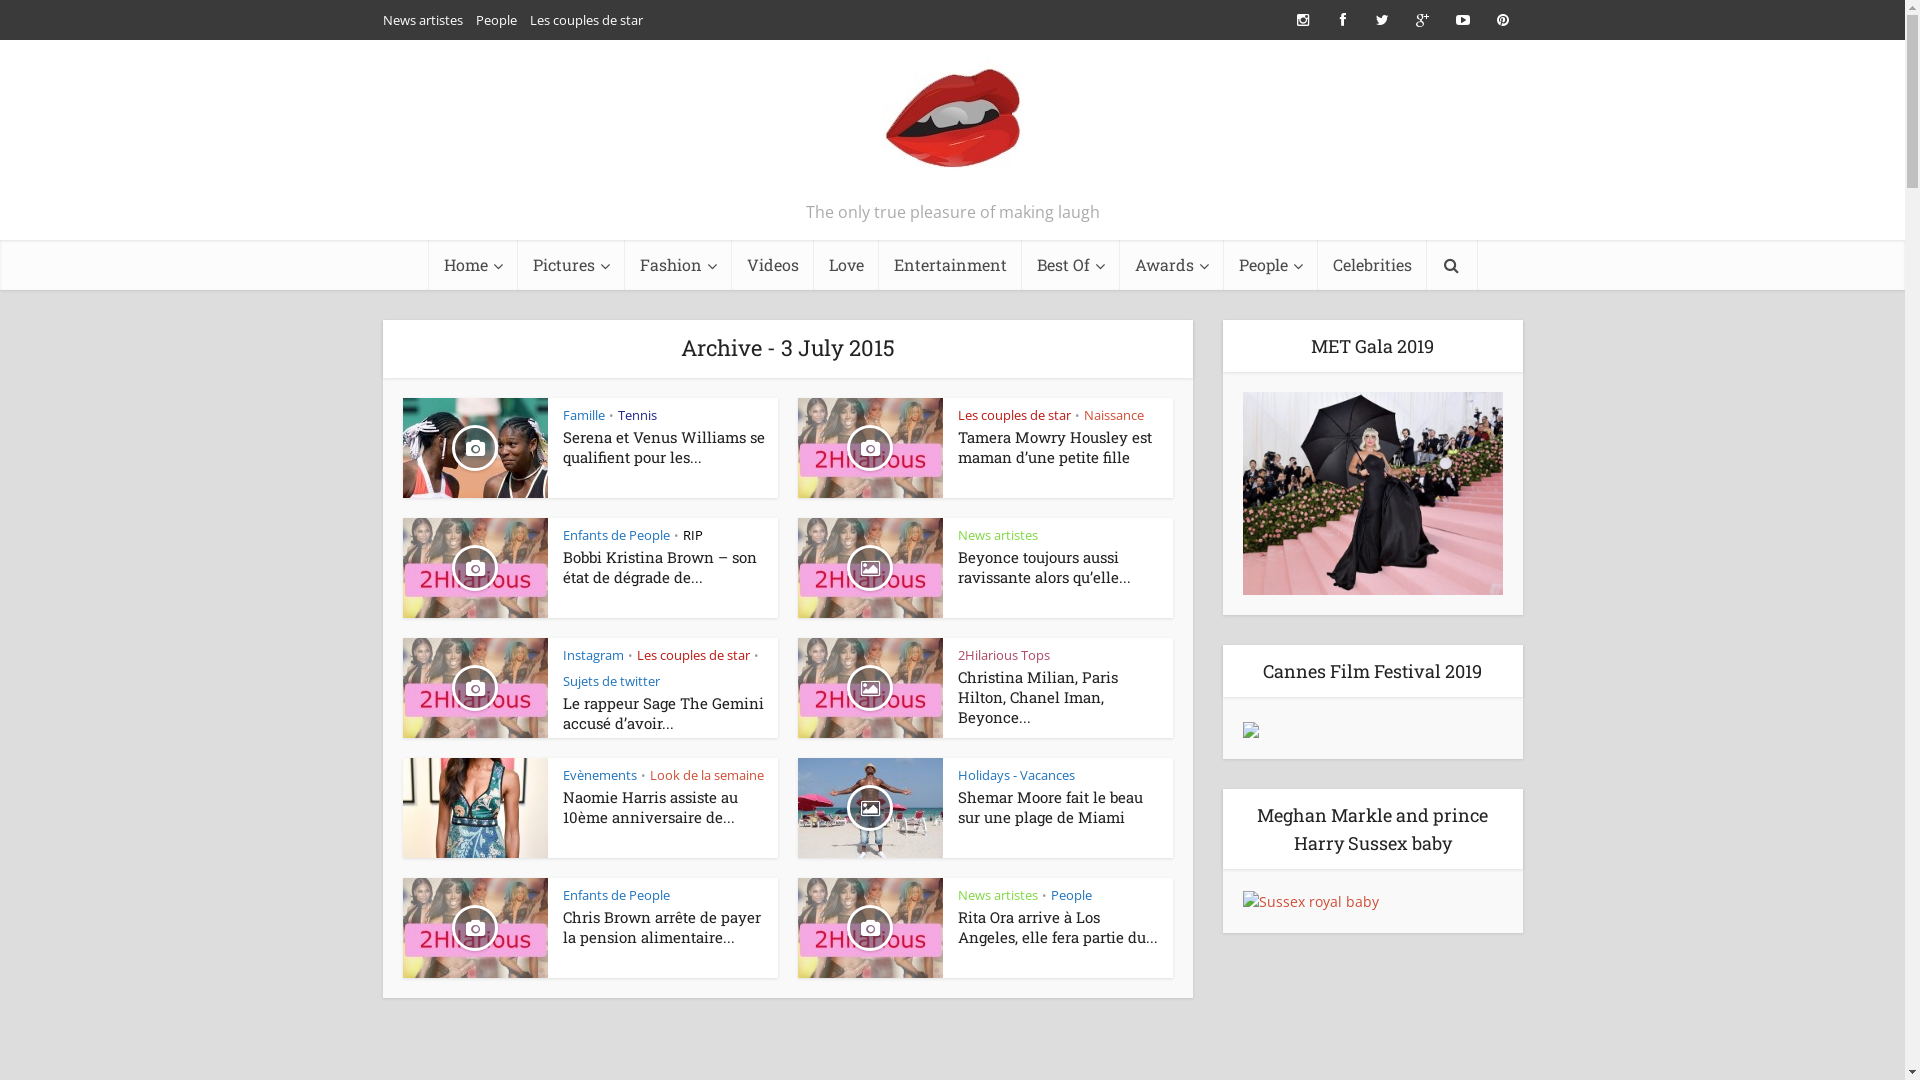  Describe the element at coordinates (950, 124) in the screenshot. I see `'2Hilarious.com'` at that location.